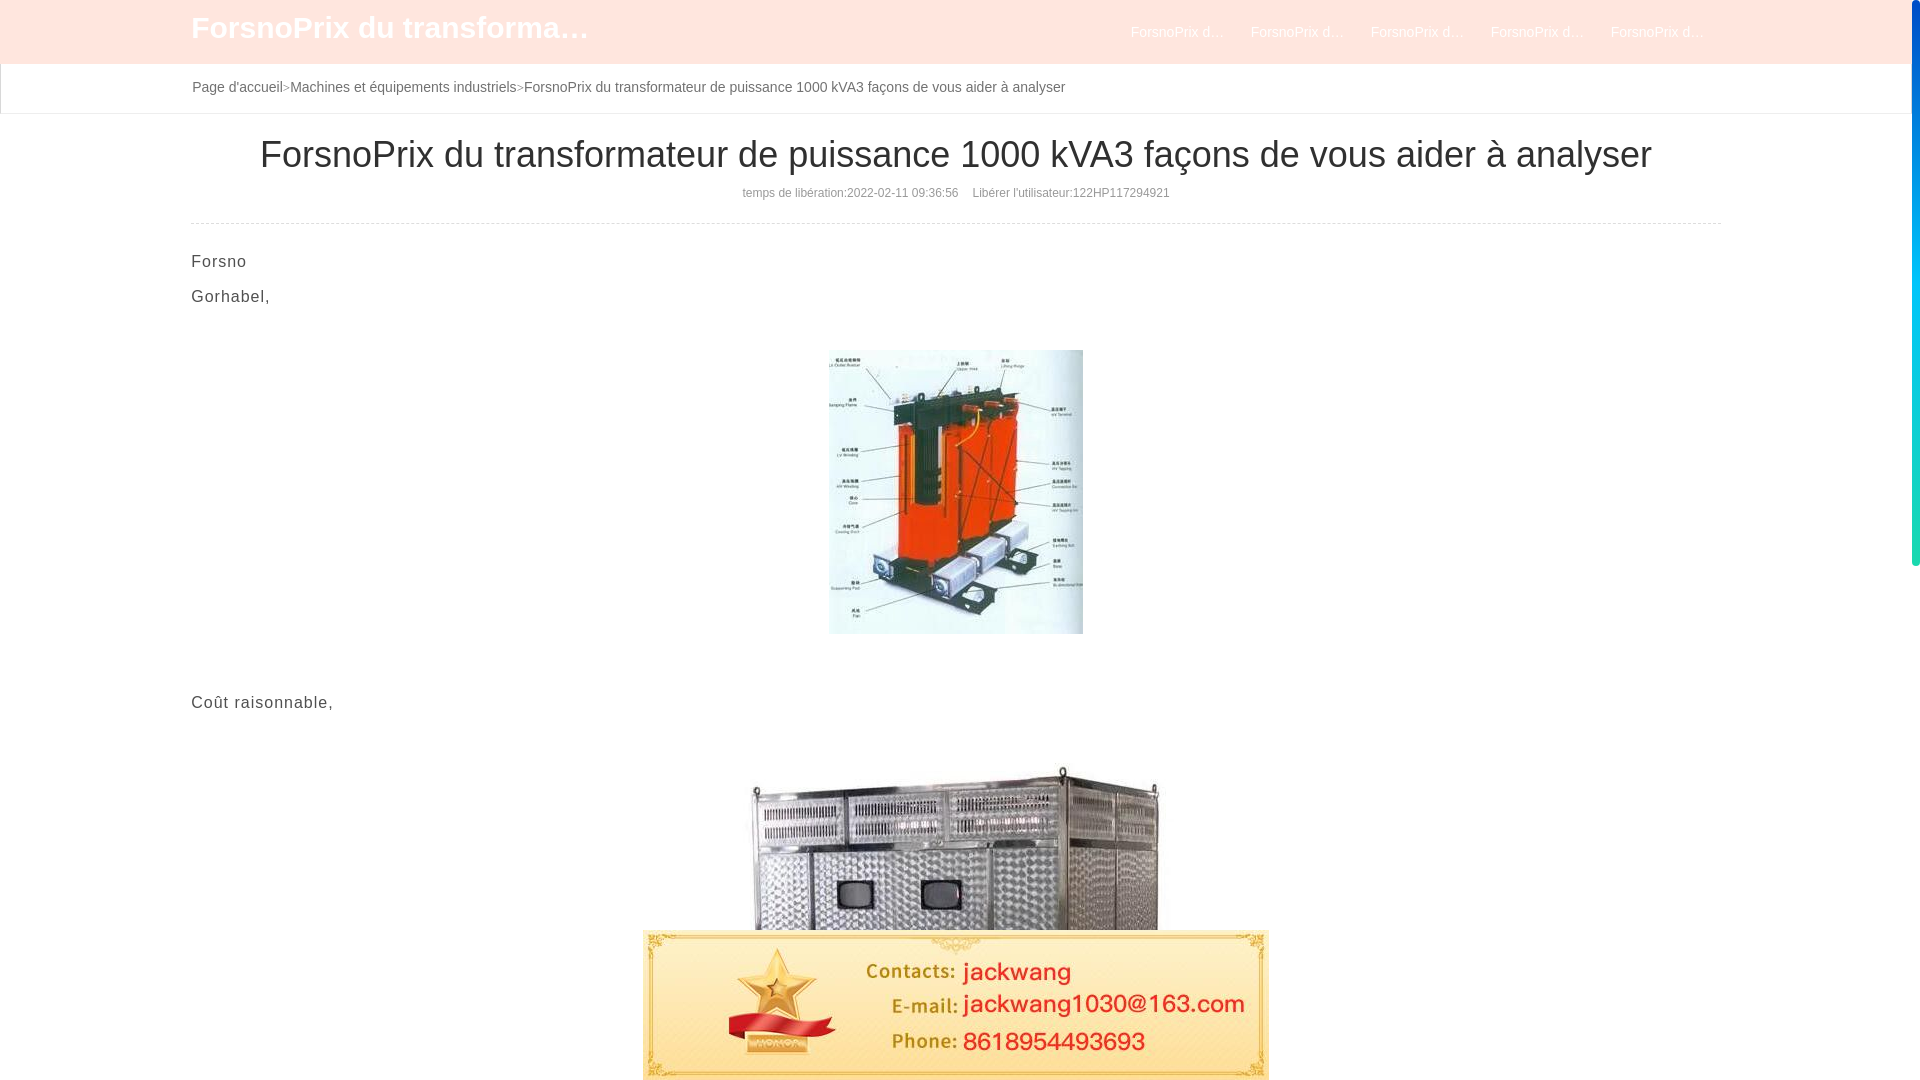 The height and width of the screenshot is (1080, 1920). I want to click on 'Page d'accueil', so click(192, 86).